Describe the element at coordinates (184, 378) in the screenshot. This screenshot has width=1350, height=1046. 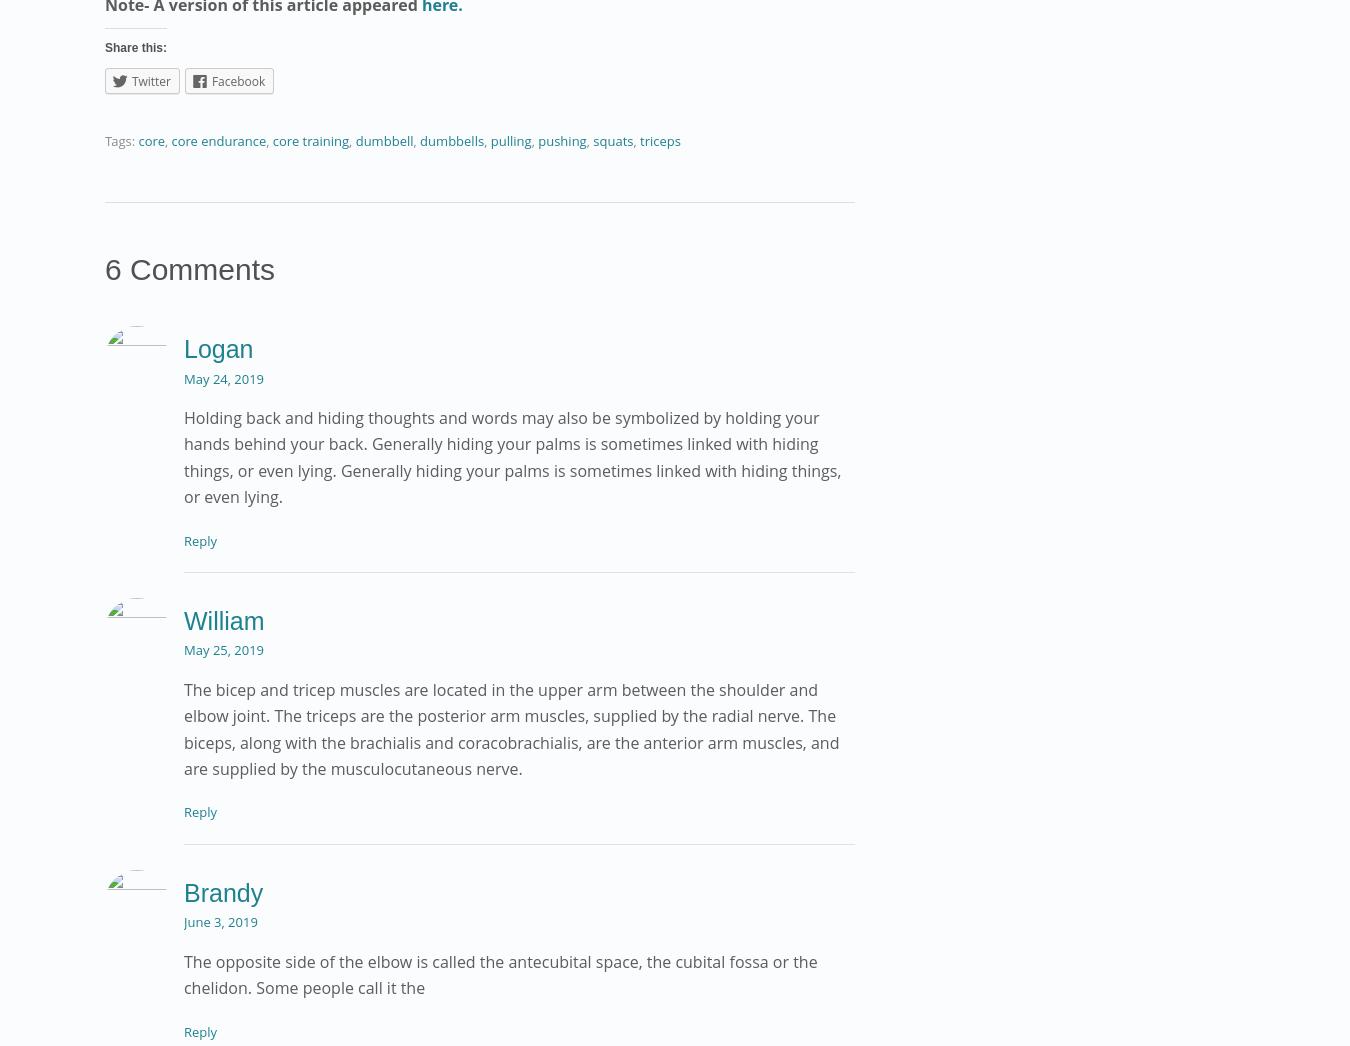
I see `'May 24, 2019'` at that location.